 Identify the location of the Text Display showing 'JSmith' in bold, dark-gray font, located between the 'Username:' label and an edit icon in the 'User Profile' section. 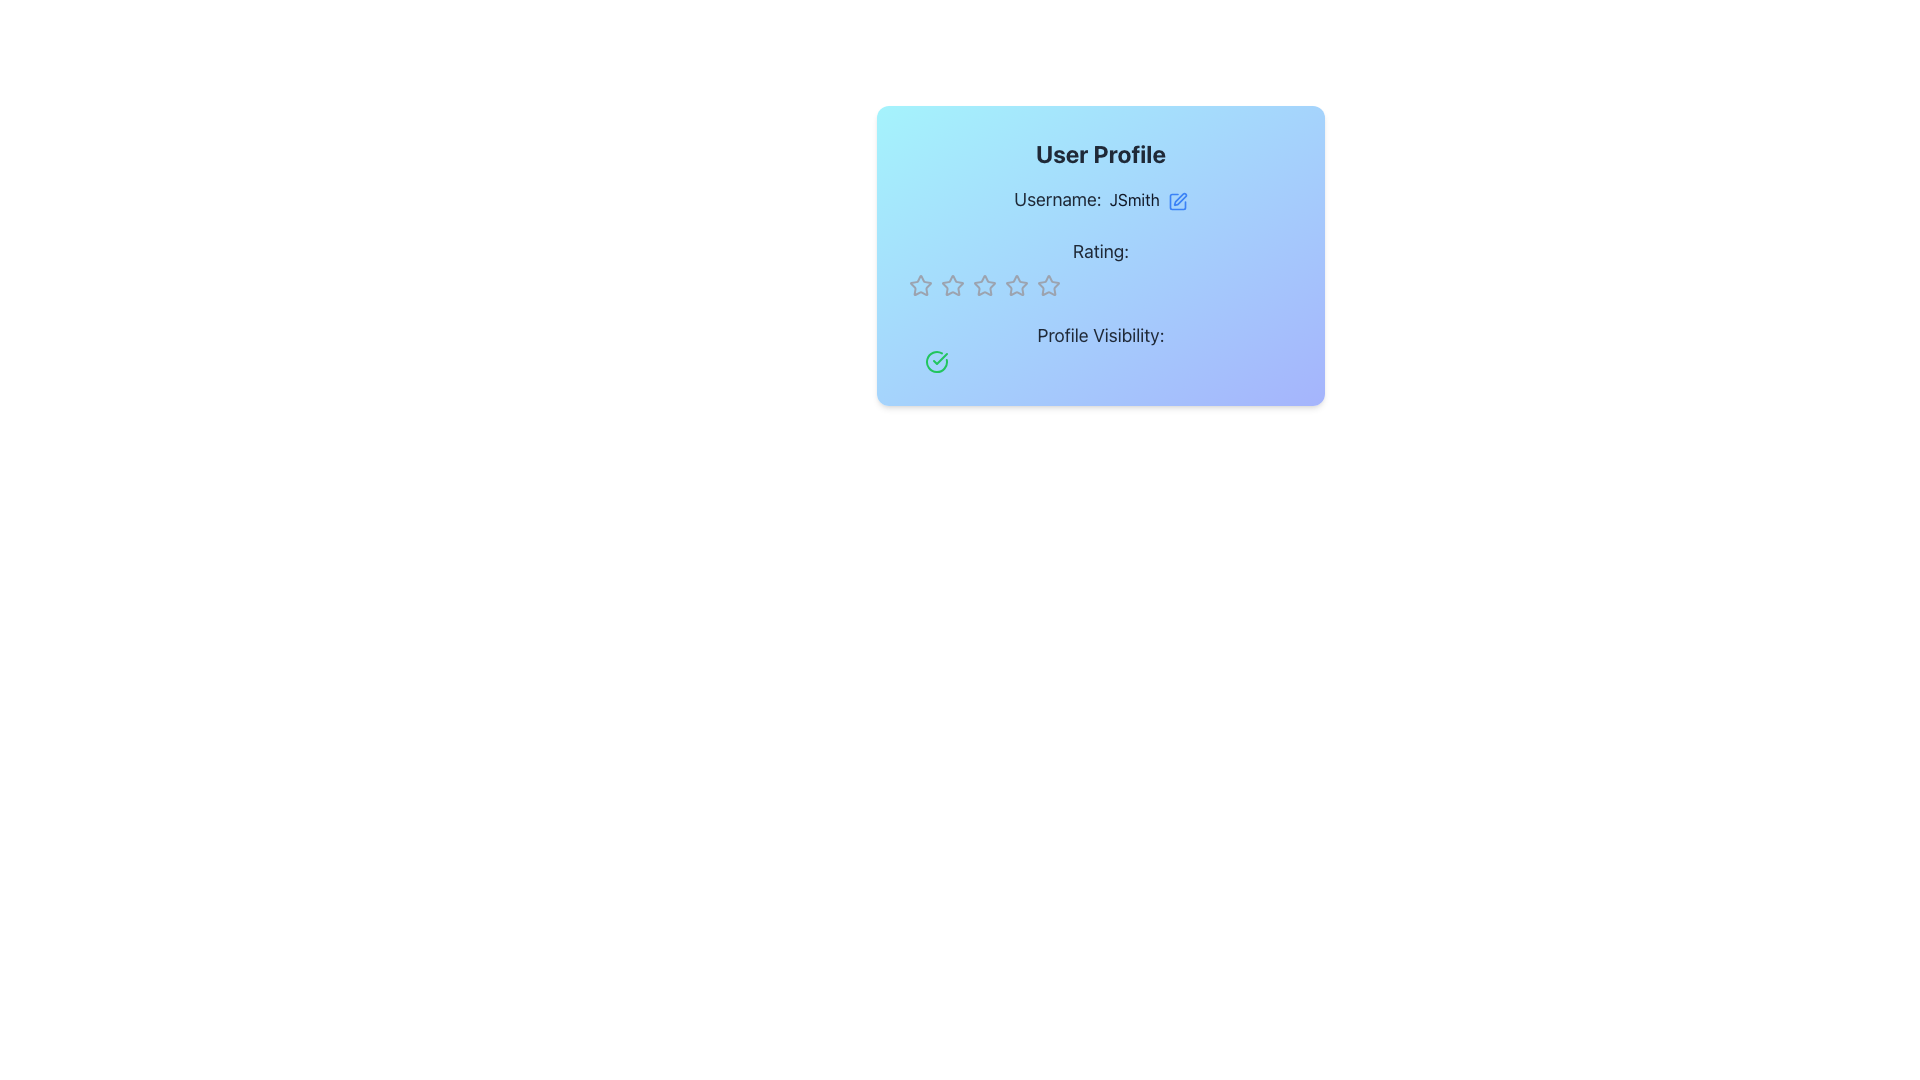
(1134, 200).